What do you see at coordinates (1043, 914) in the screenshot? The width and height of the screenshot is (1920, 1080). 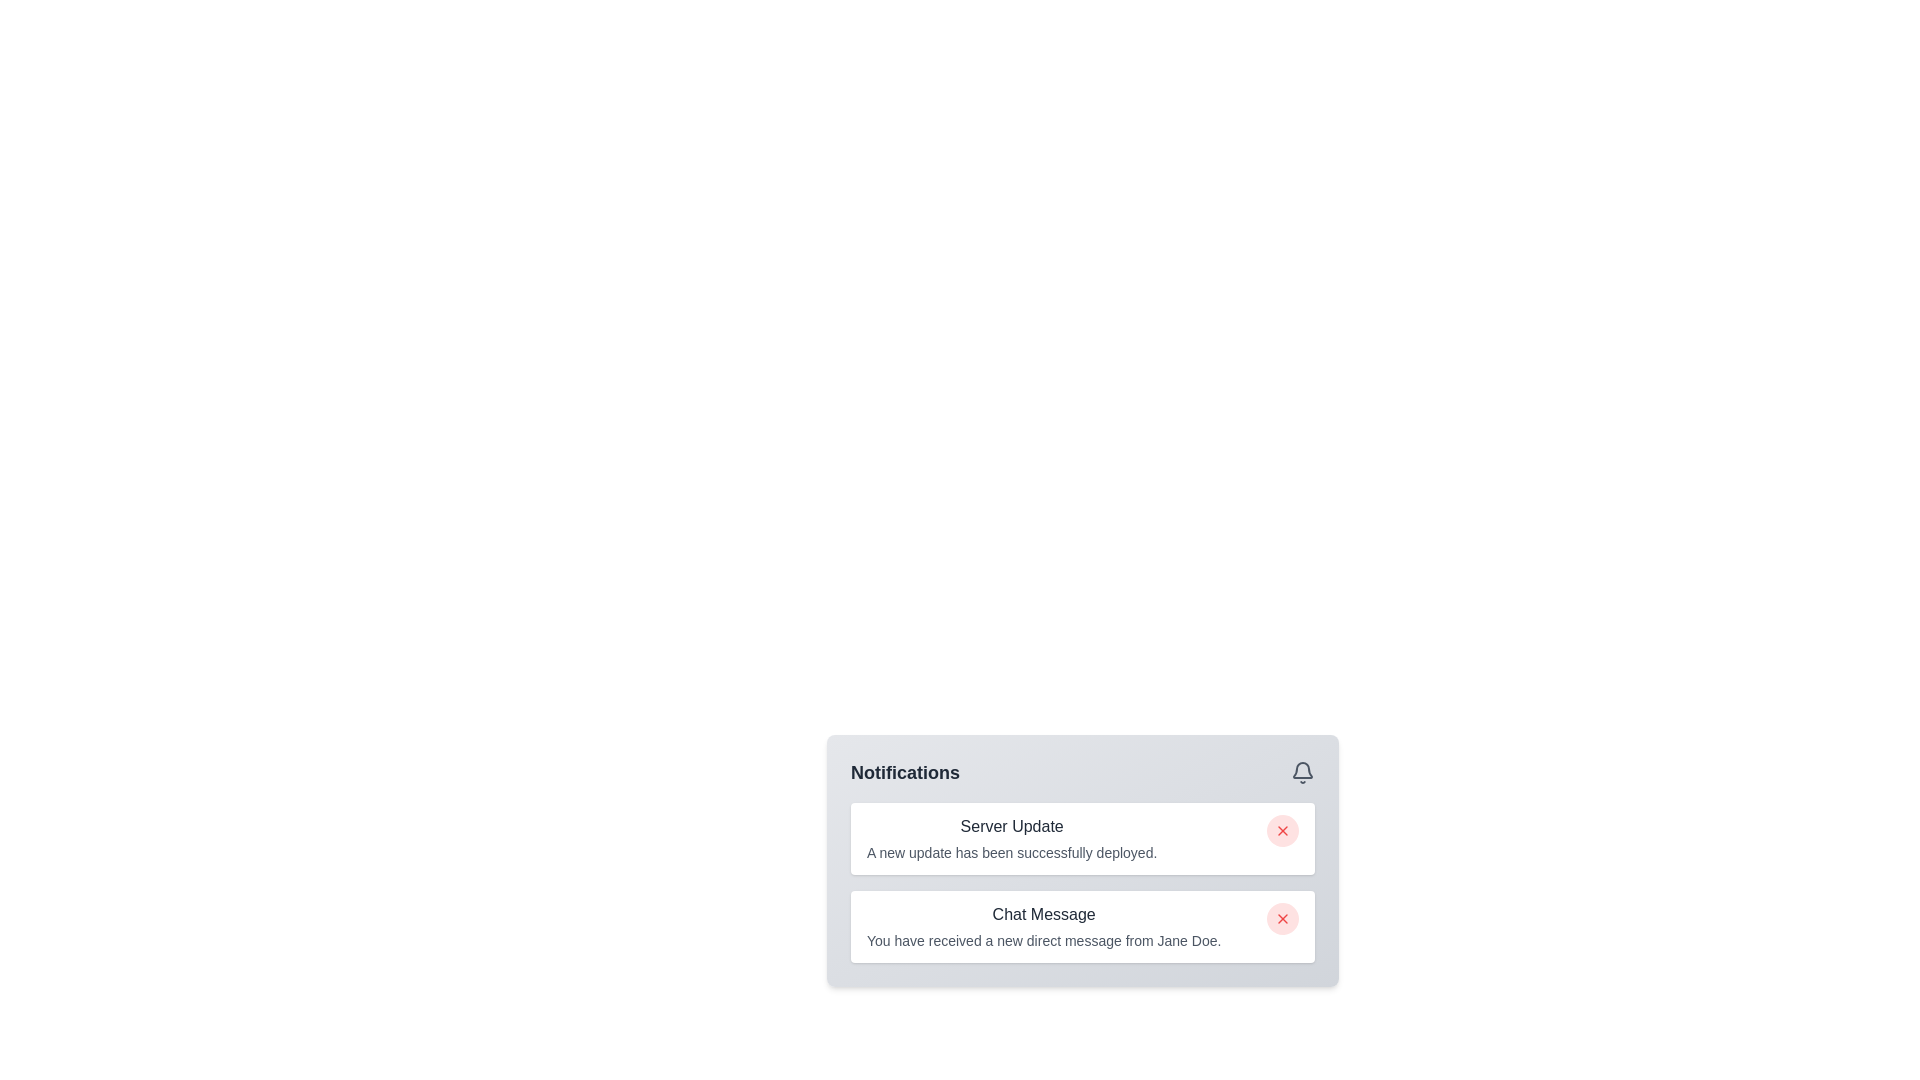 I see `the title text label of the second notification box, which serves to identify the type or subject of the notification and is positioned above the secondary text, to the right of a red delete icon` at bounding box center [1043, 914].